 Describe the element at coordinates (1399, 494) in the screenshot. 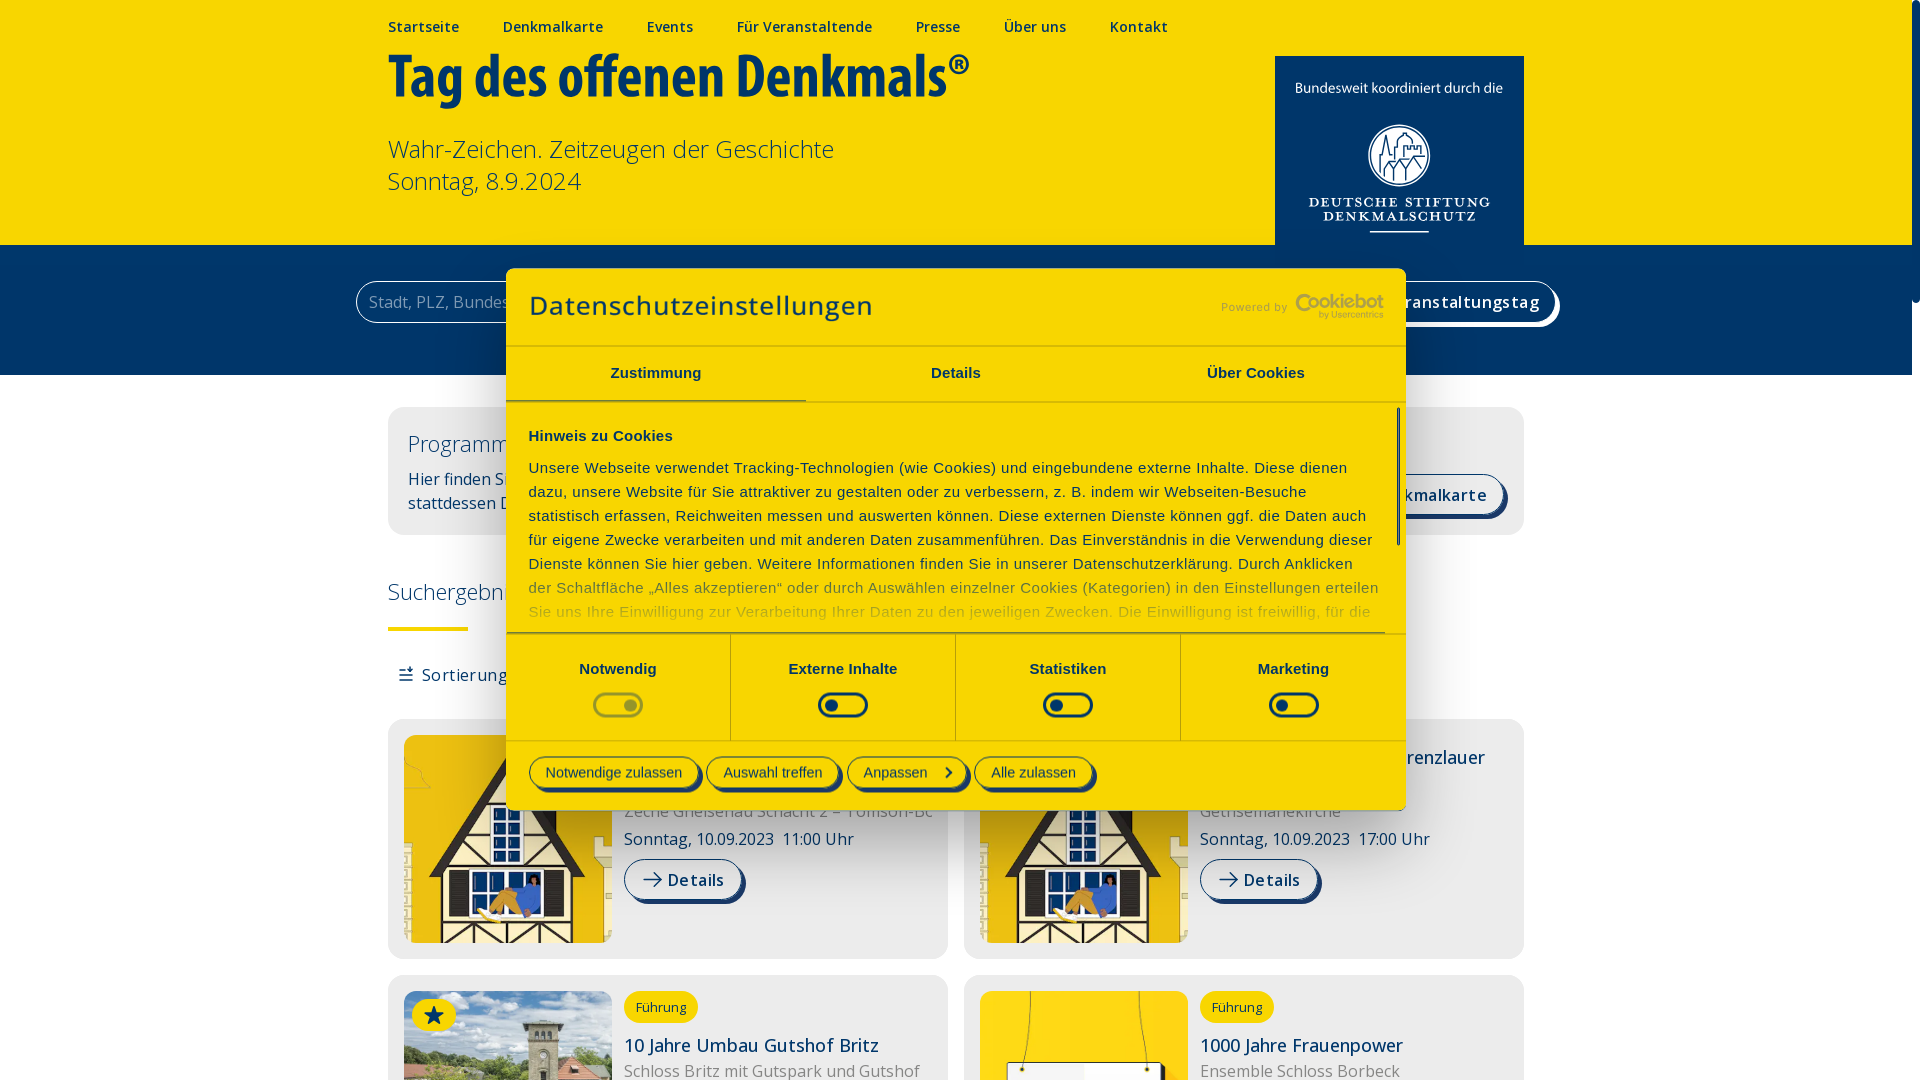

I see `'Zur Denkmalkarte'` at that location.